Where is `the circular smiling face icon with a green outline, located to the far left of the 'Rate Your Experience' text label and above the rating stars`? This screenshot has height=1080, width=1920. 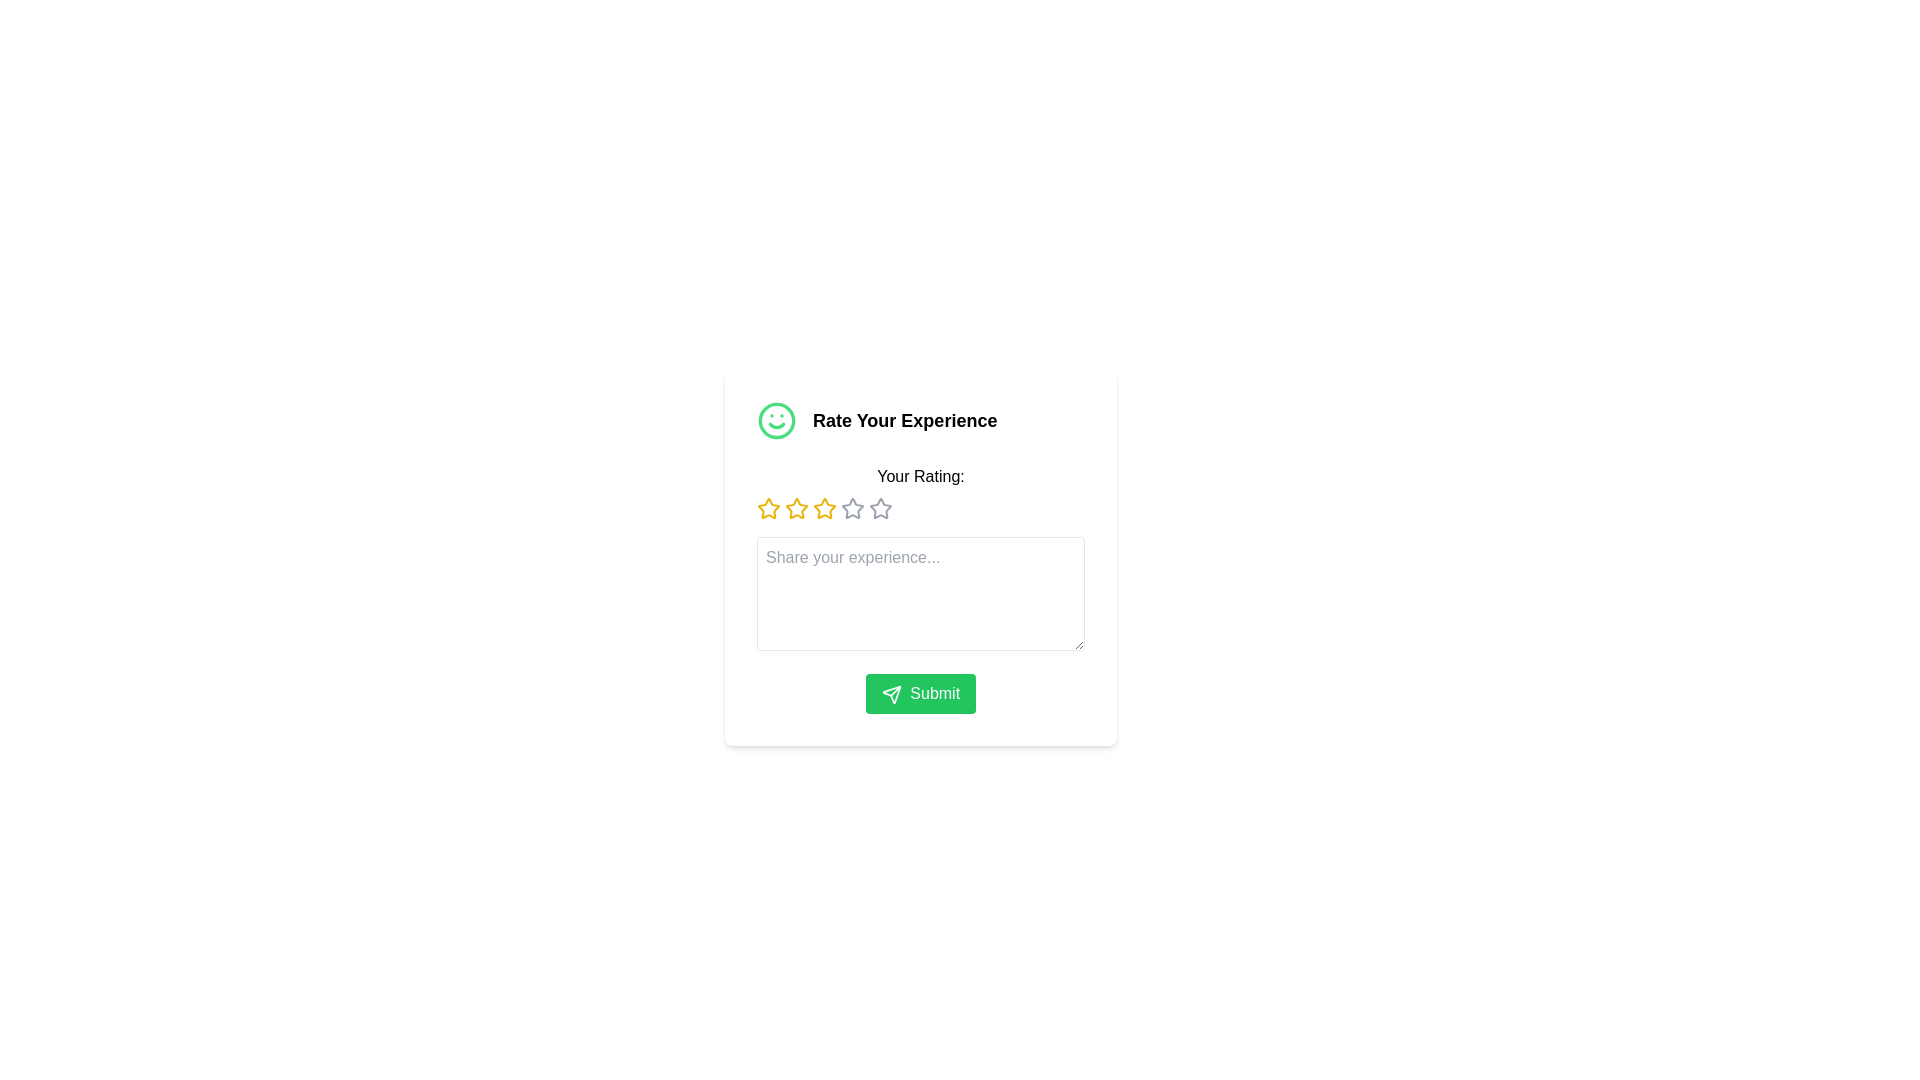
the circular smiling face icon with a green outline, located to the far left of the 'Rate Your Experience' text label and above the rating stars is located at coordinates (776, 419).